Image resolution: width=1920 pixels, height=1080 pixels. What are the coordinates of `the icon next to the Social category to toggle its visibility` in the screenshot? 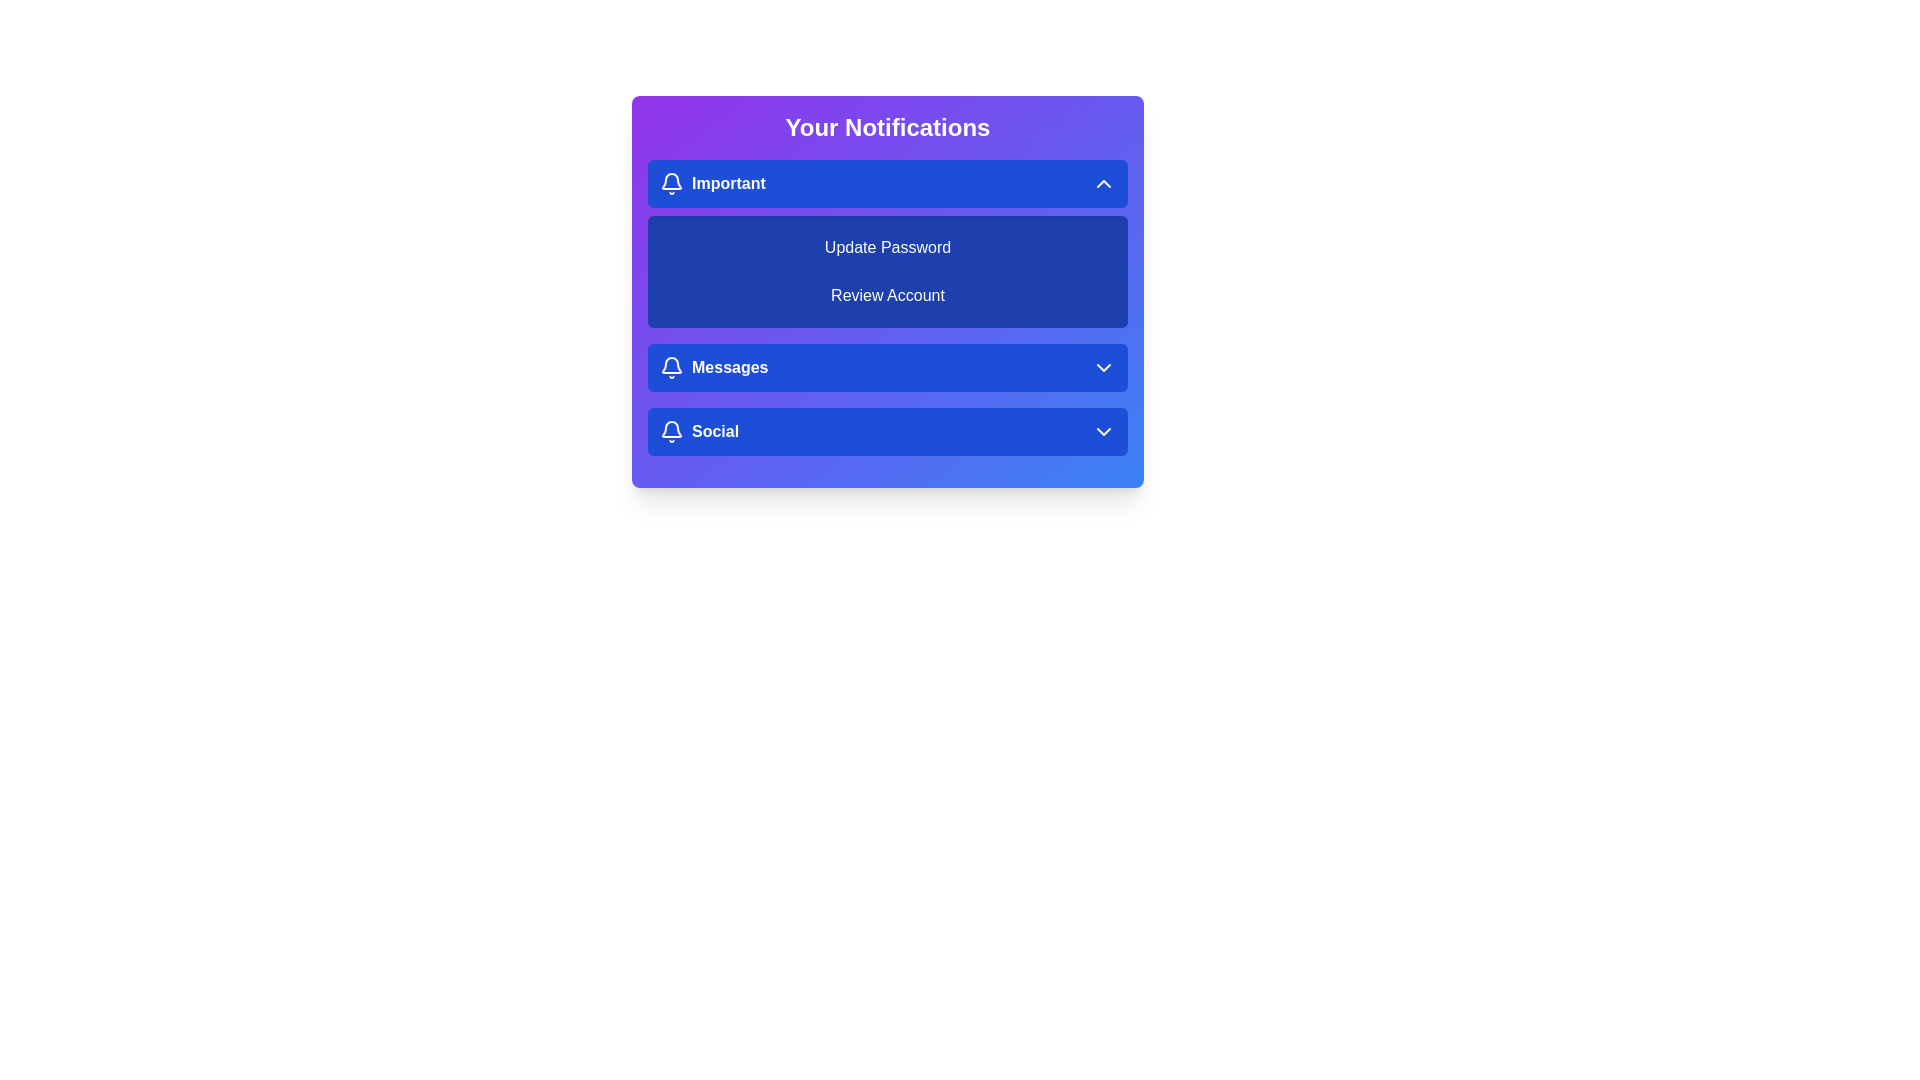 It's located at (672, 431).